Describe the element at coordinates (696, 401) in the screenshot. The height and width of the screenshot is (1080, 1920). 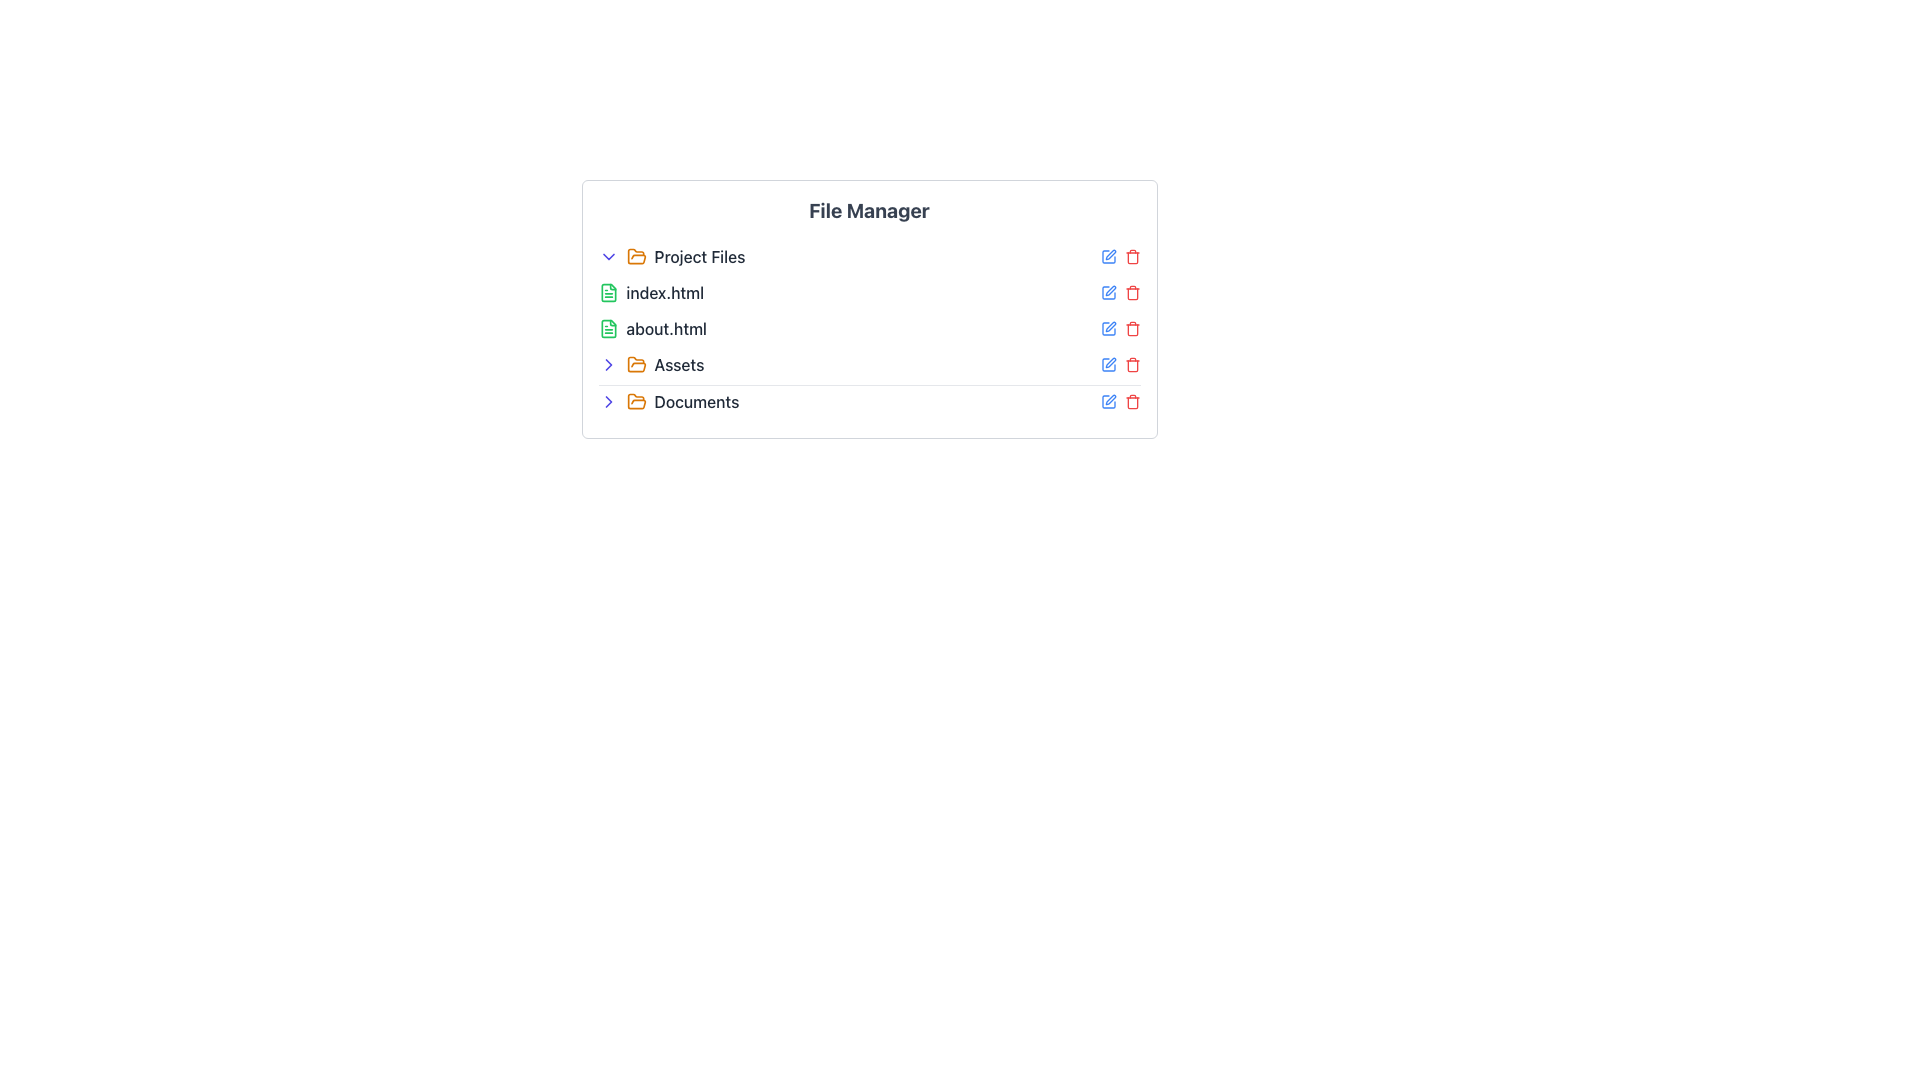
I see `the 'Documents' folder label` at that location.